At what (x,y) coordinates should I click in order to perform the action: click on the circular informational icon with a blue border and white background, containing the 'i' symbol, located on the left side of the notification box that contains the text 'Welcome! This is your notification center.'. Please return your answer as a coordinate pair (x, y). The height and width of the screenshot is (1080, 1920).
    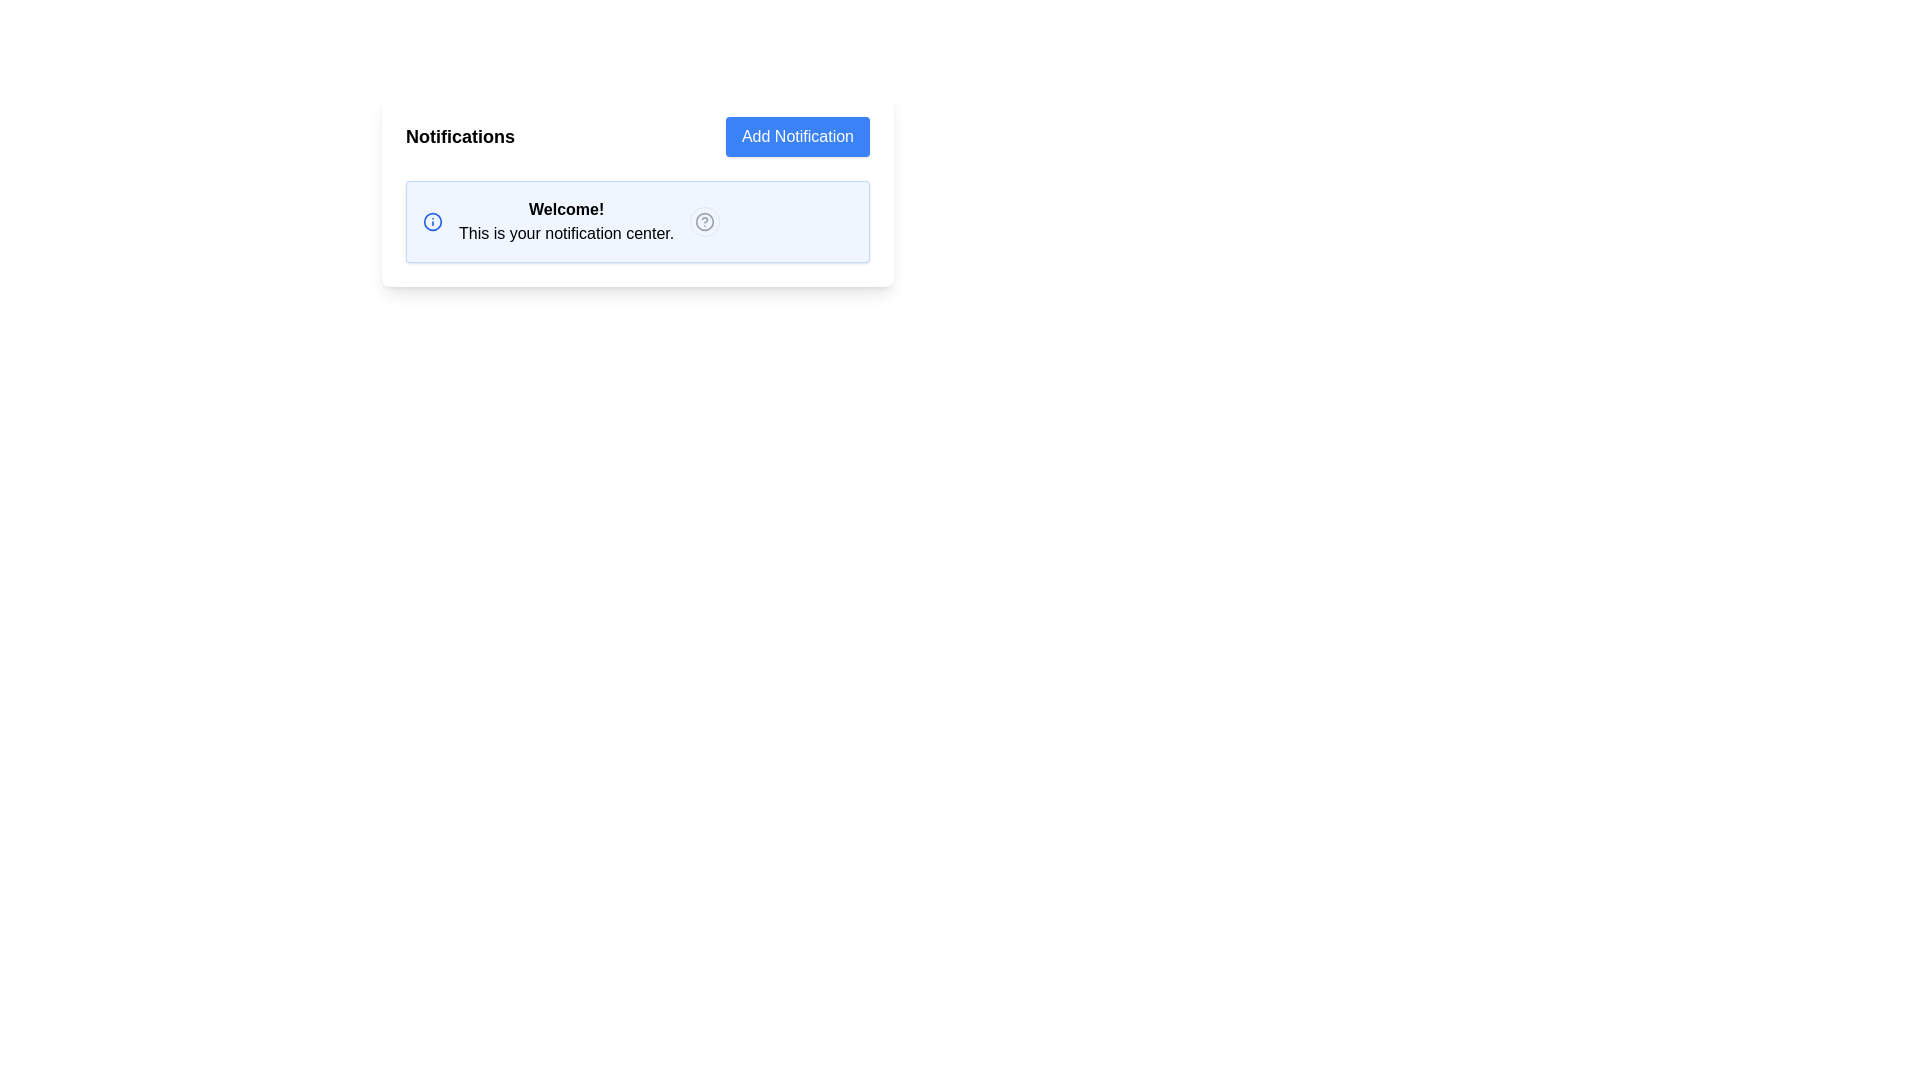
    Looking at the image, I should click on (431, 222).